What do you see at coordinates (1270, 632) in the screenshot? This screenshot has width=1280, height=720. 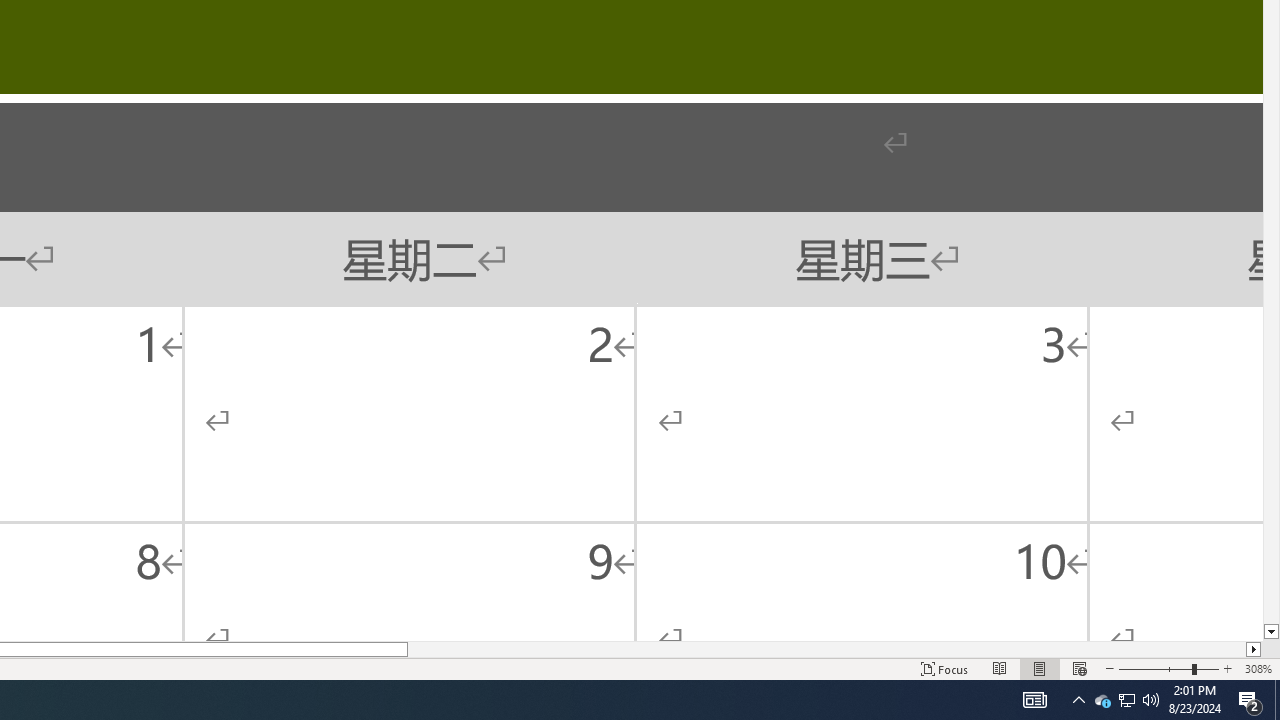 I see `'Line down'` at bounding box center [1270, 632].